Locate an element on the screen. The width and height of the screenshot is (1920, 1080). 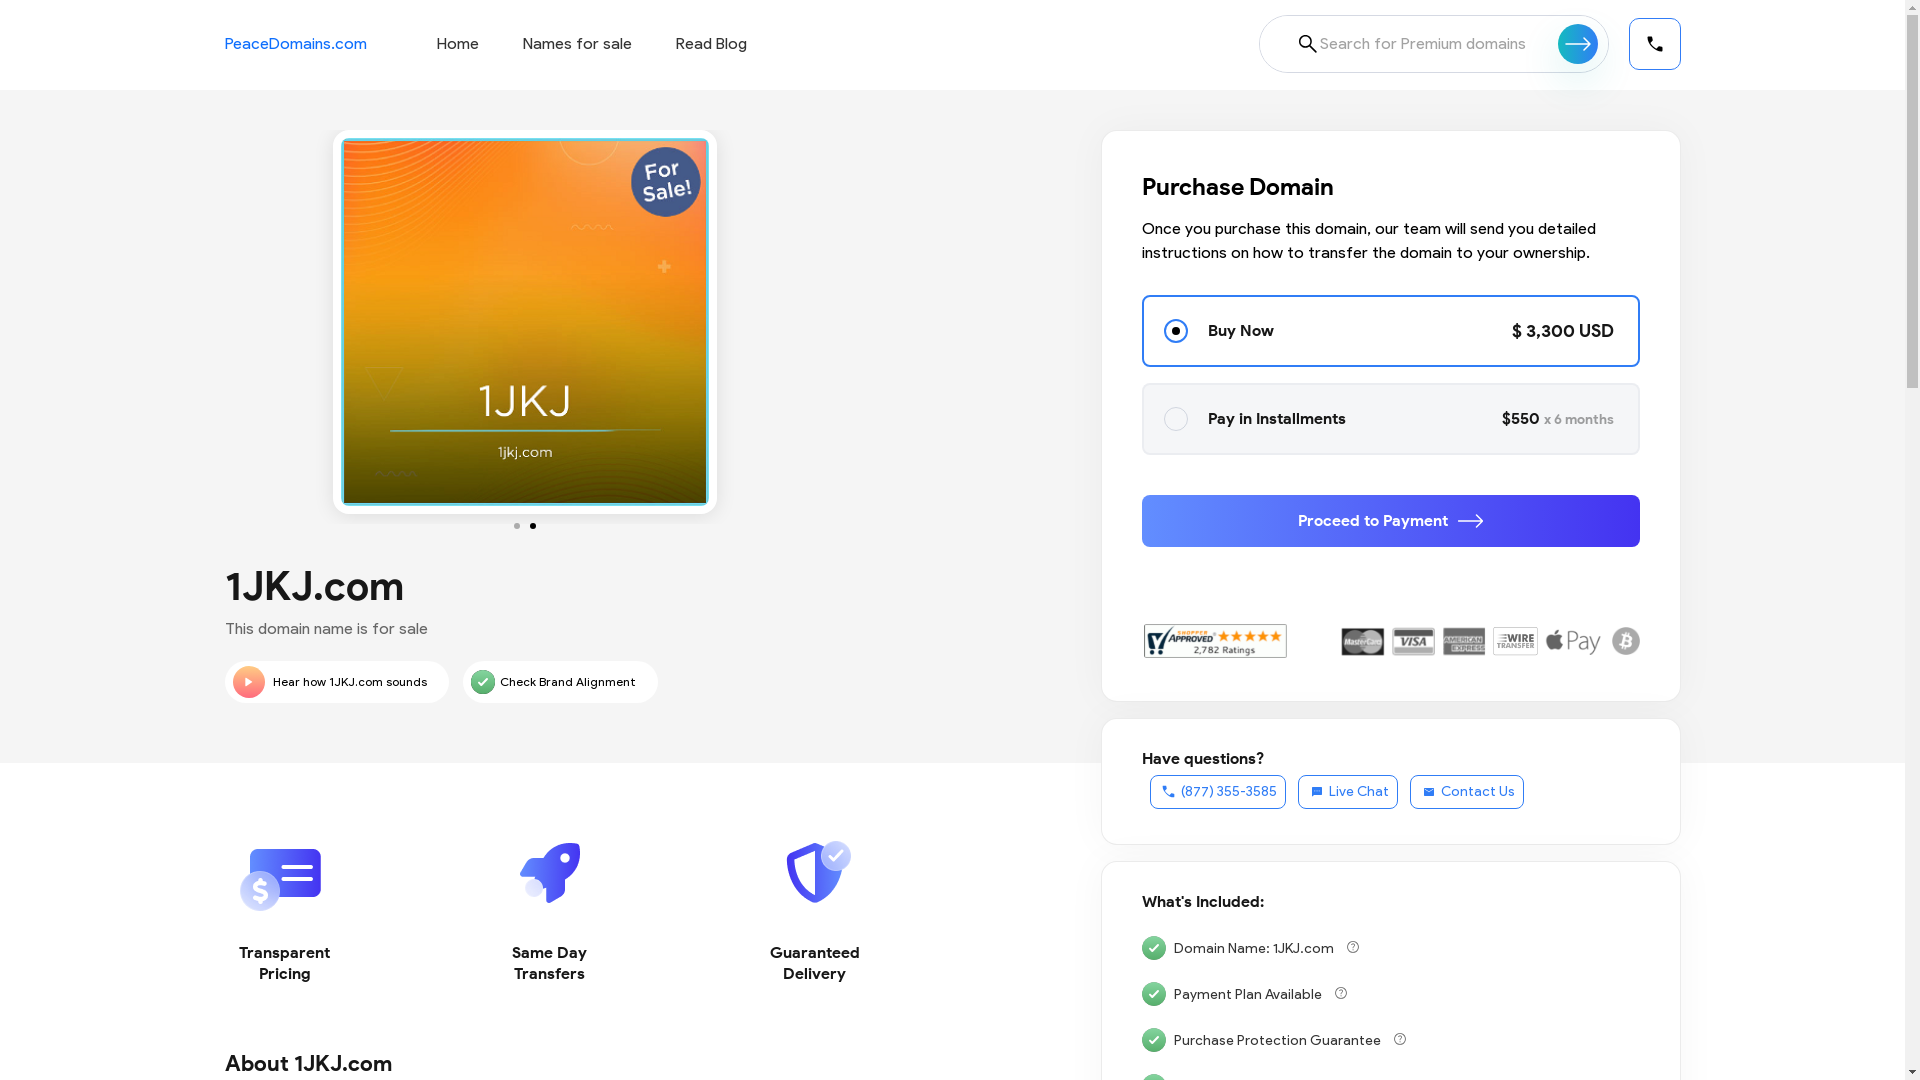
'Contact Us' is located at coordinates (1467, 790).